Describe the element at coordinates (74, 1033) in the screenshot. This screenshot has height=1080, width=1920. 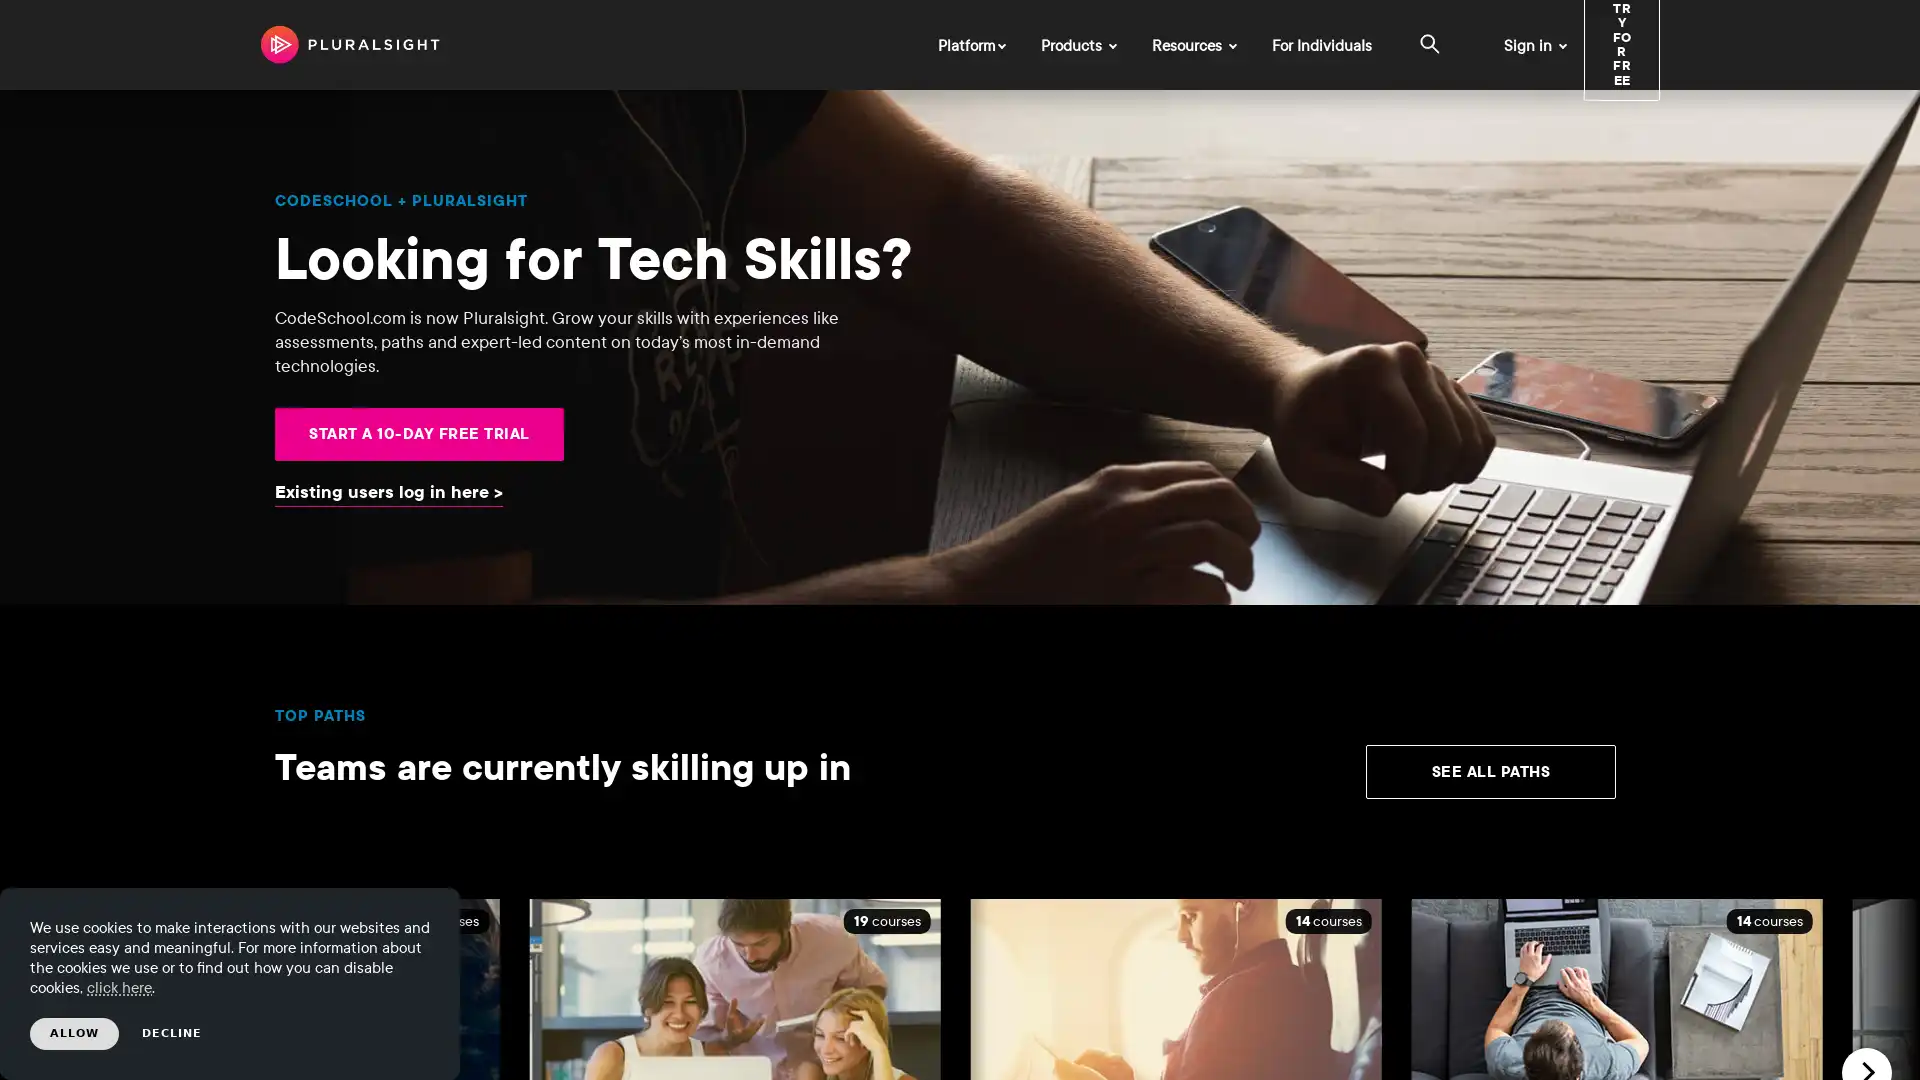
I see `ALLOW` at that location.